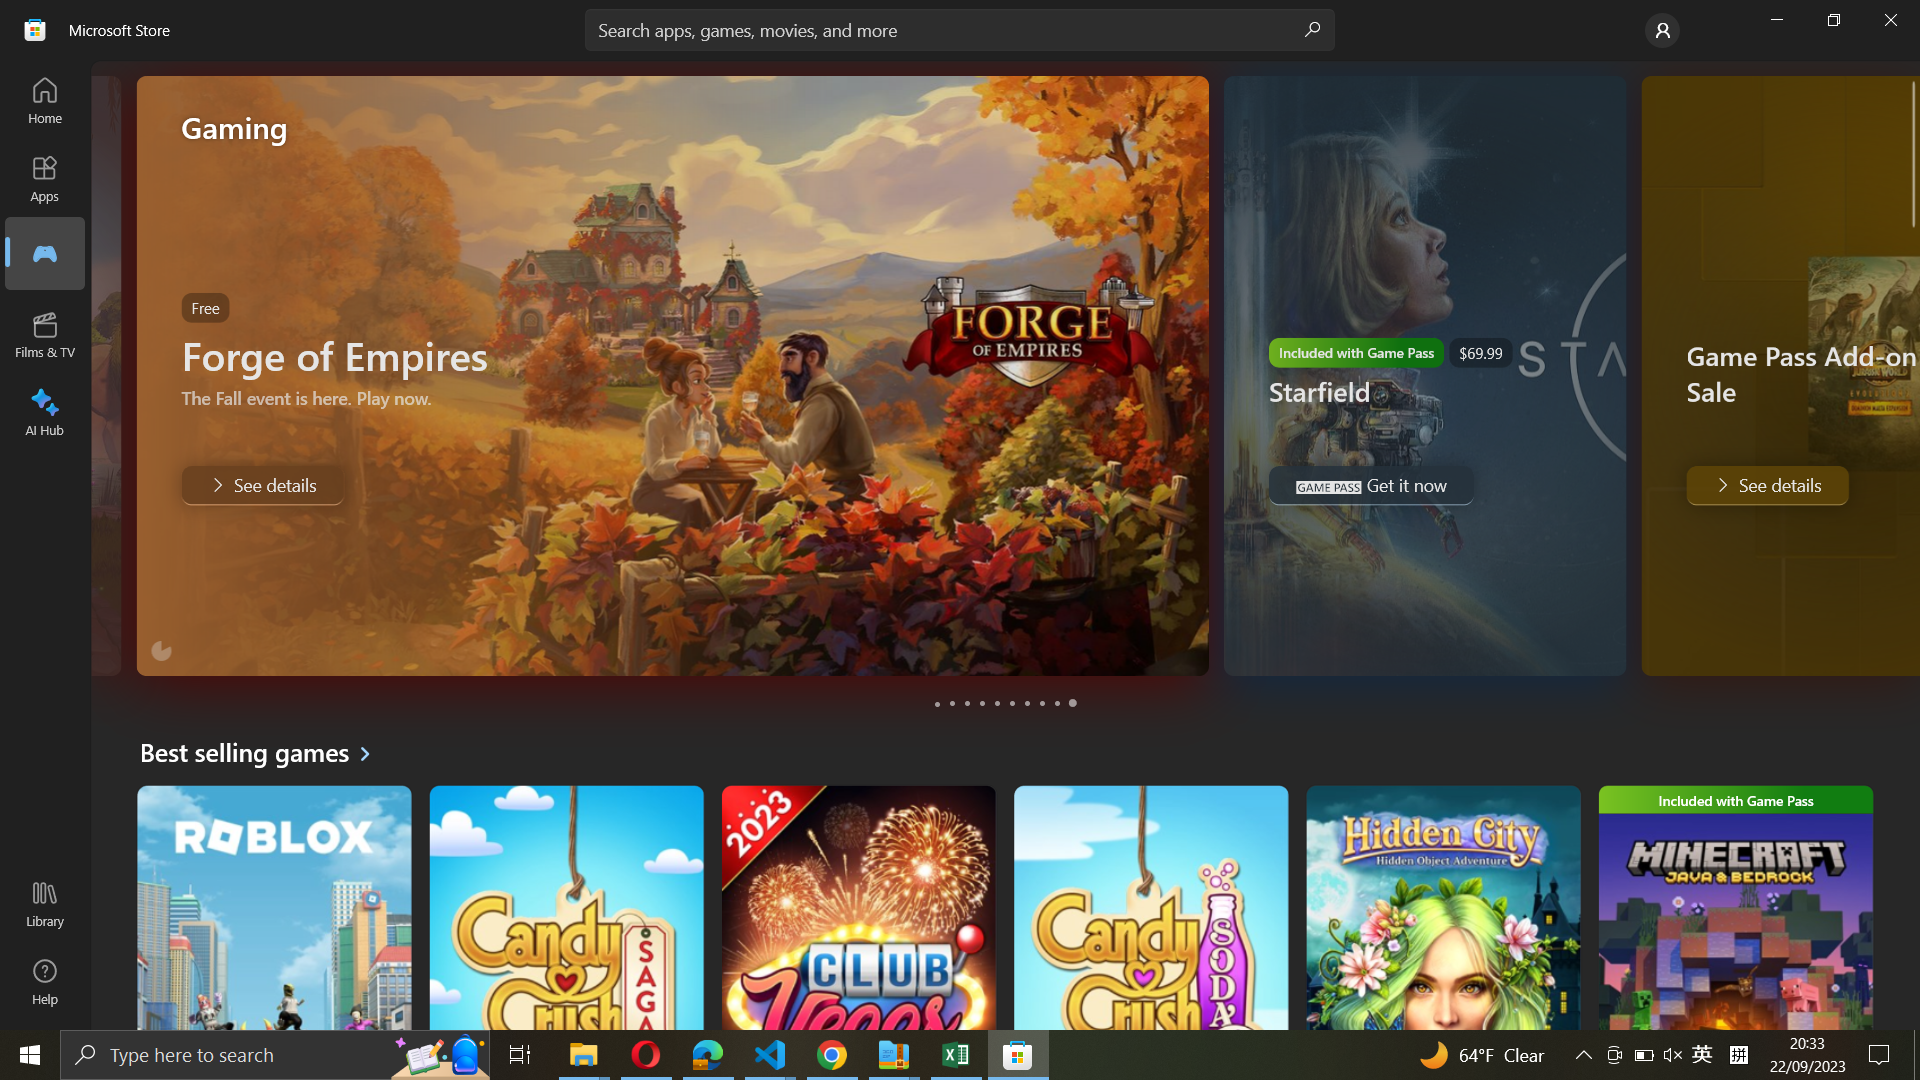 Image resolution: width=1920 pixels, height=1080 pixels. What do you see at coordinates (46, 334) in the screenshot?
I see `Head over to the Cinema & TV Shows category` at bounding box center [46, 334].